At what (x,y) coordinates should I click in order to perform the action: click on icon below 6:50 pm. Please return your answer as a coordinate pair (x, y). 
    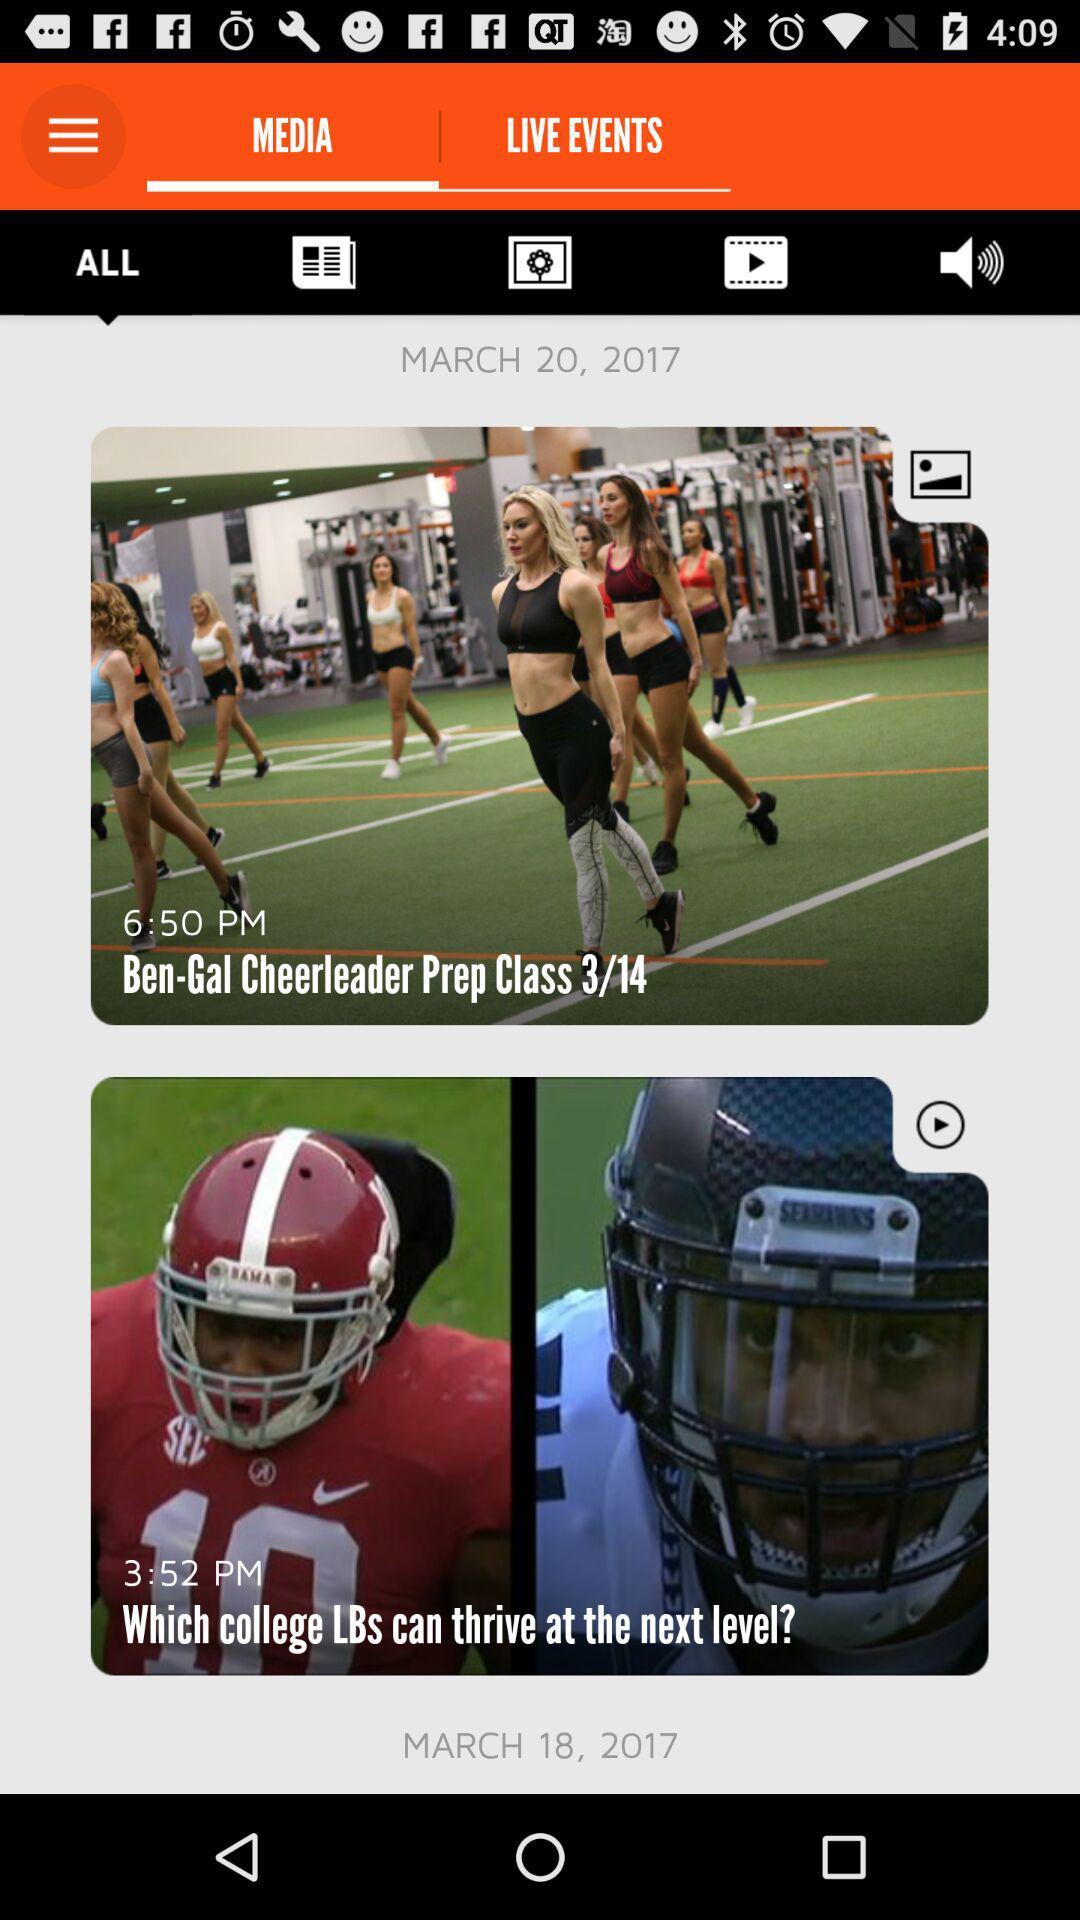
    Looking at the image, I should click on (384, 974).